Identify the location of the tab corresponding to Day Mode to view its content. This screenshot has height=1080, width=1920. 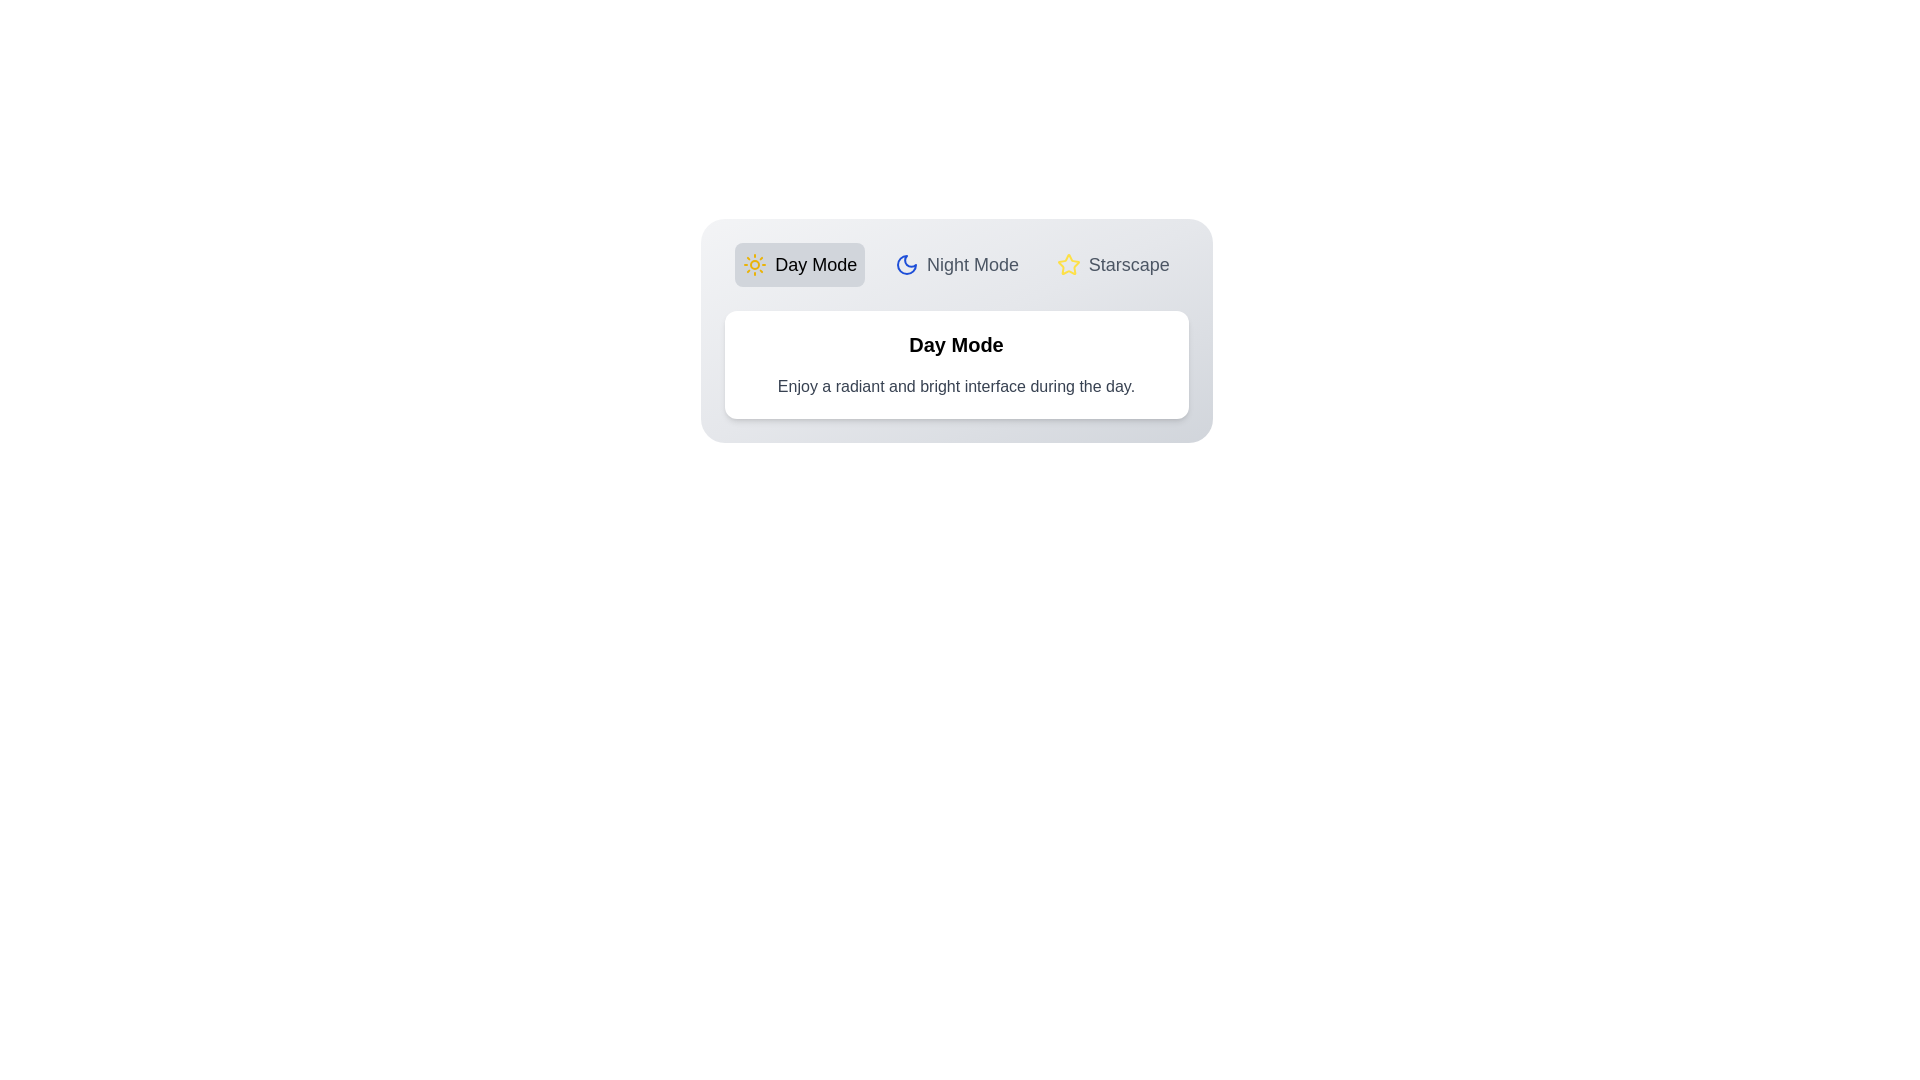
(800, 264).